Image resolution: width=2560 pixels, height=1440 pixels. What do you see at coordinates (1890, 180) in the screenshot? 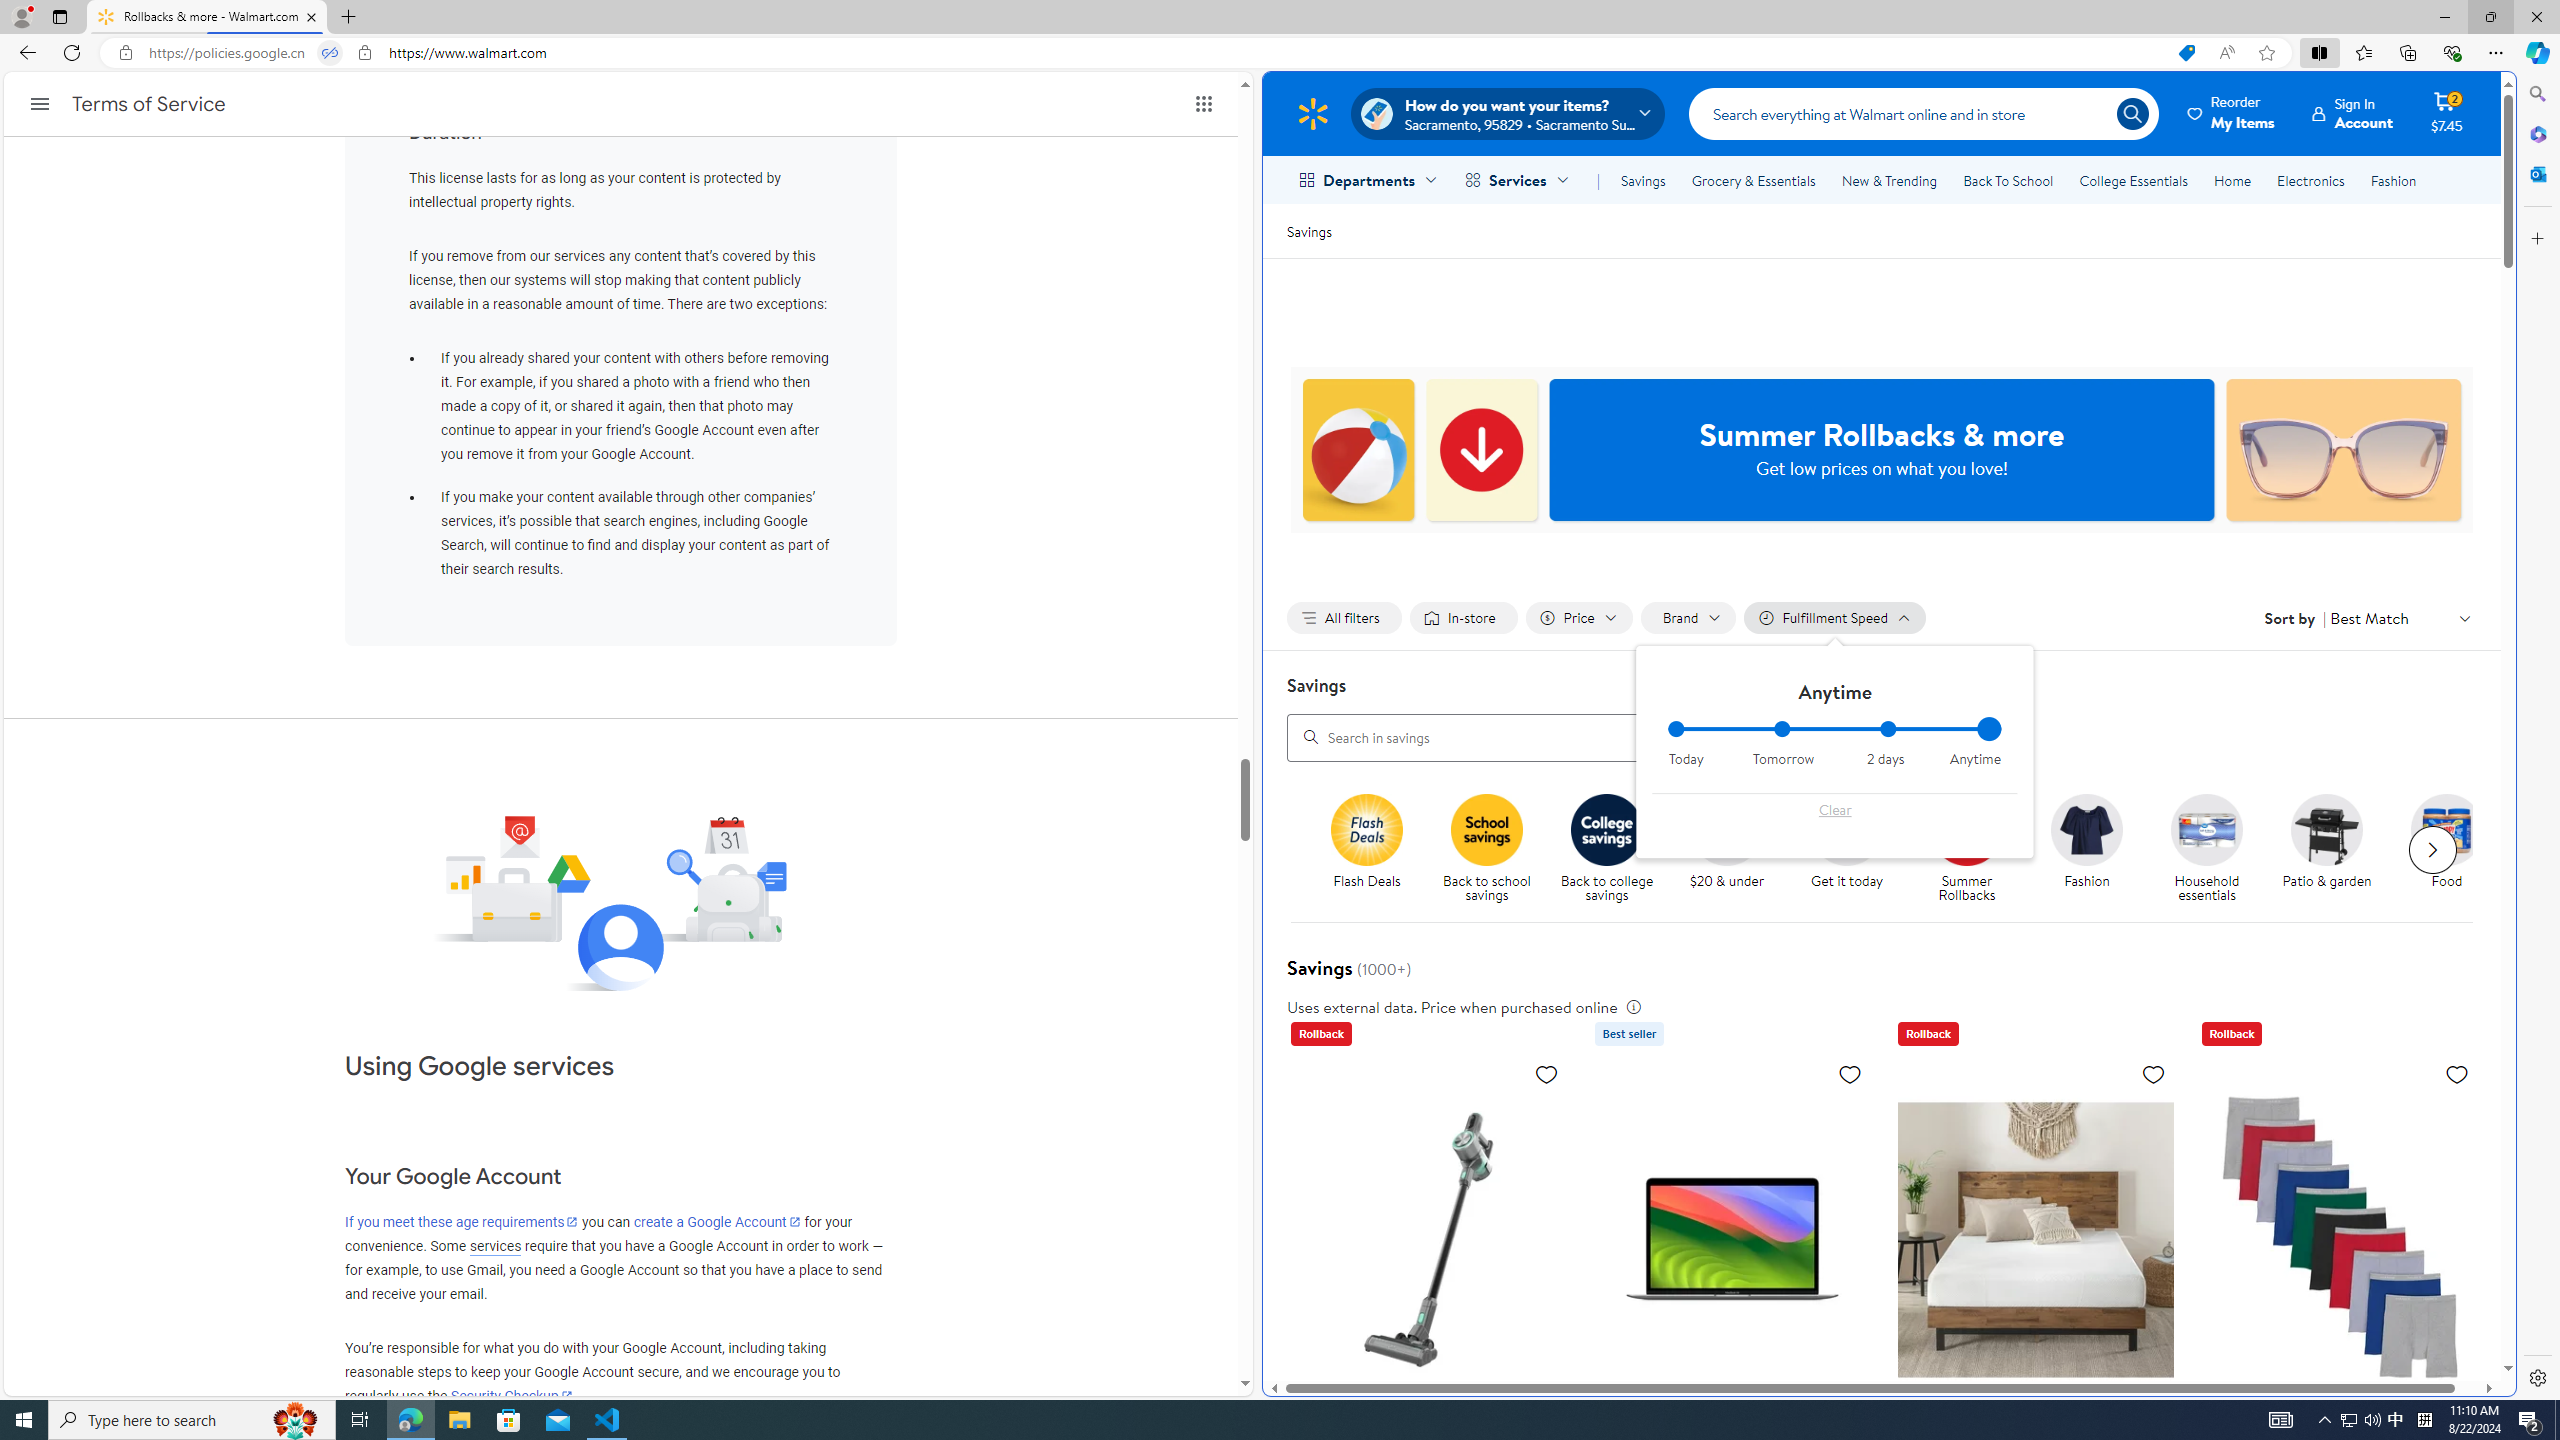
I see `'New & Trending'` at bounding box center [1890, 180].